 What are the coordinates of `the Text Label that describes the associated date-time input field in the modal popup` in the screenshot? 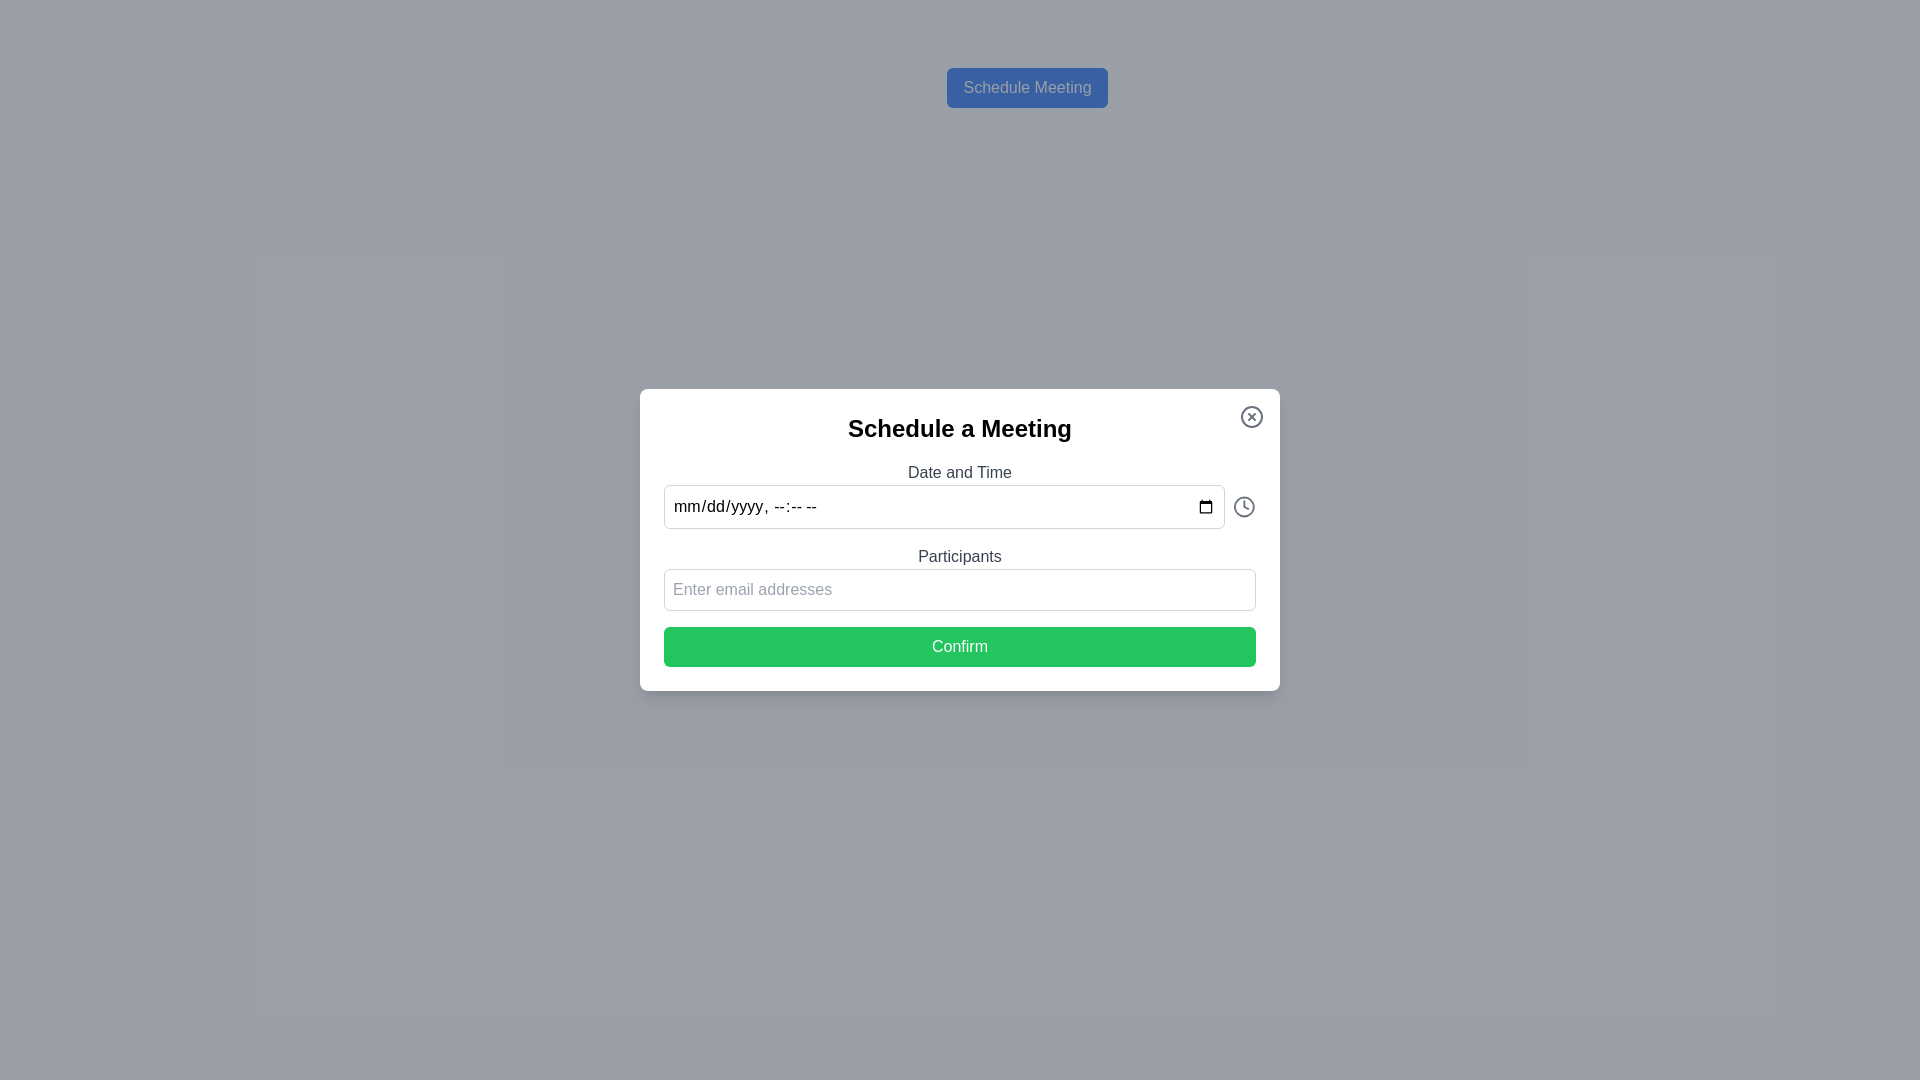 It's located at (960, 473).